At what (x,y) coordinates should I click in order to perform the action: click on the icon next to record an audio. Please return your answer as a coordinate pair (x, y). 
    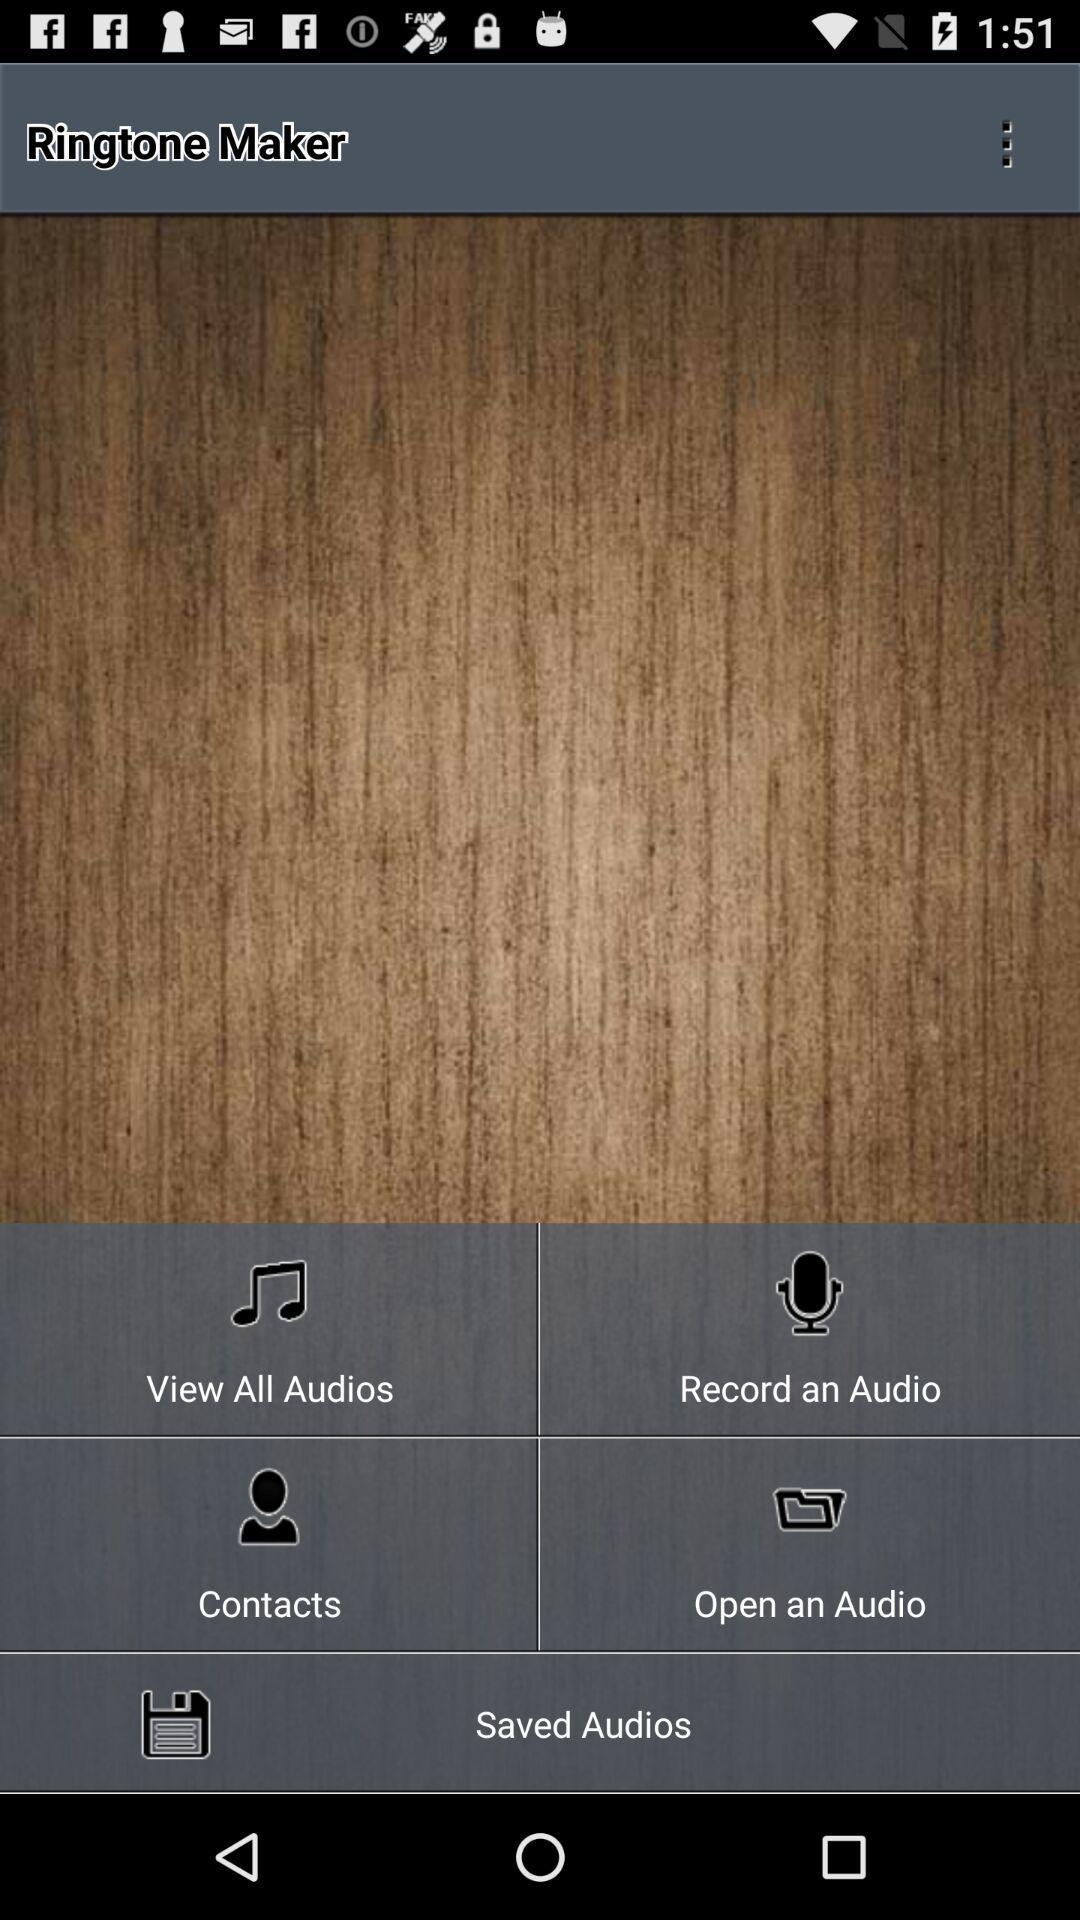
    Looking at the image, I should click on (270, 1330).